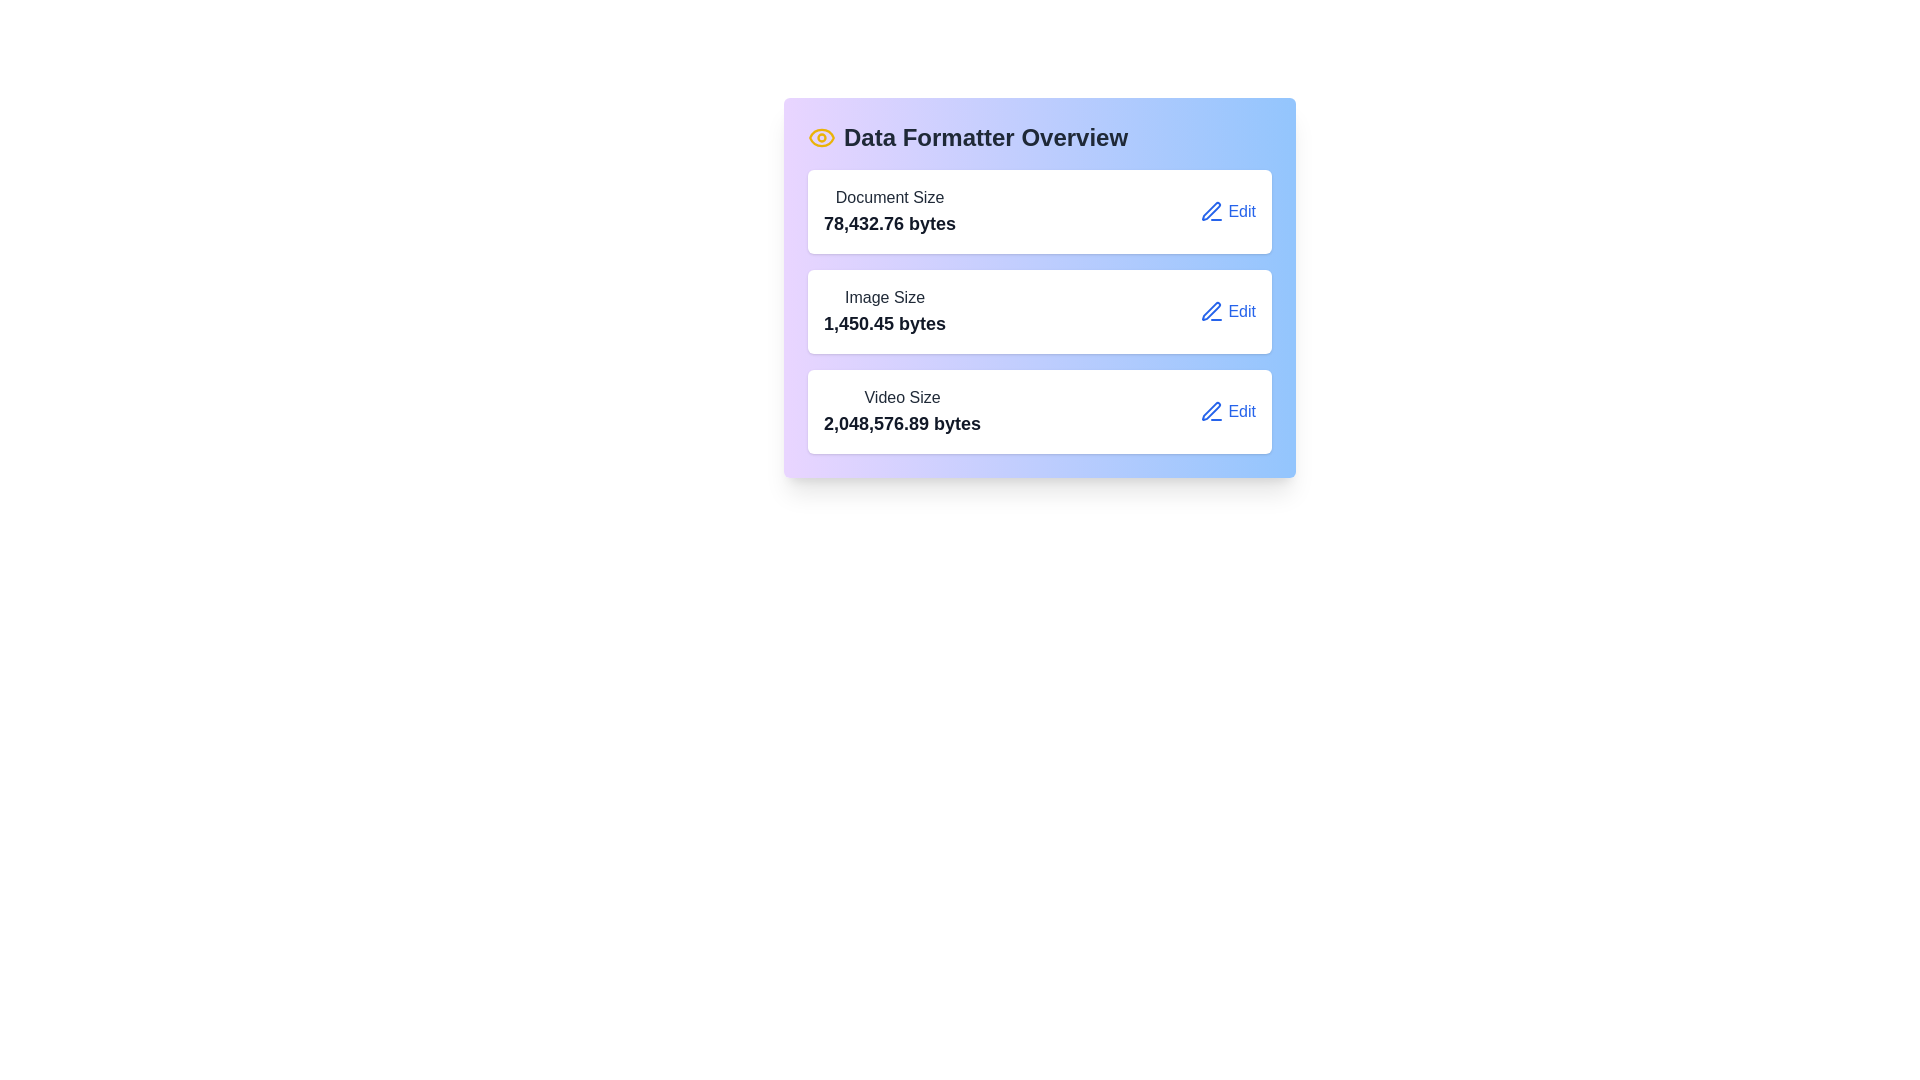 The image size is (1920, 1080). What do you see at coordinates (821, 137) in the screenshot?
I see `circular eye icon with a yellow outline located to the left of the 'Data Formatter Overview' text by clicking on it` at bounding box center [821, 137].